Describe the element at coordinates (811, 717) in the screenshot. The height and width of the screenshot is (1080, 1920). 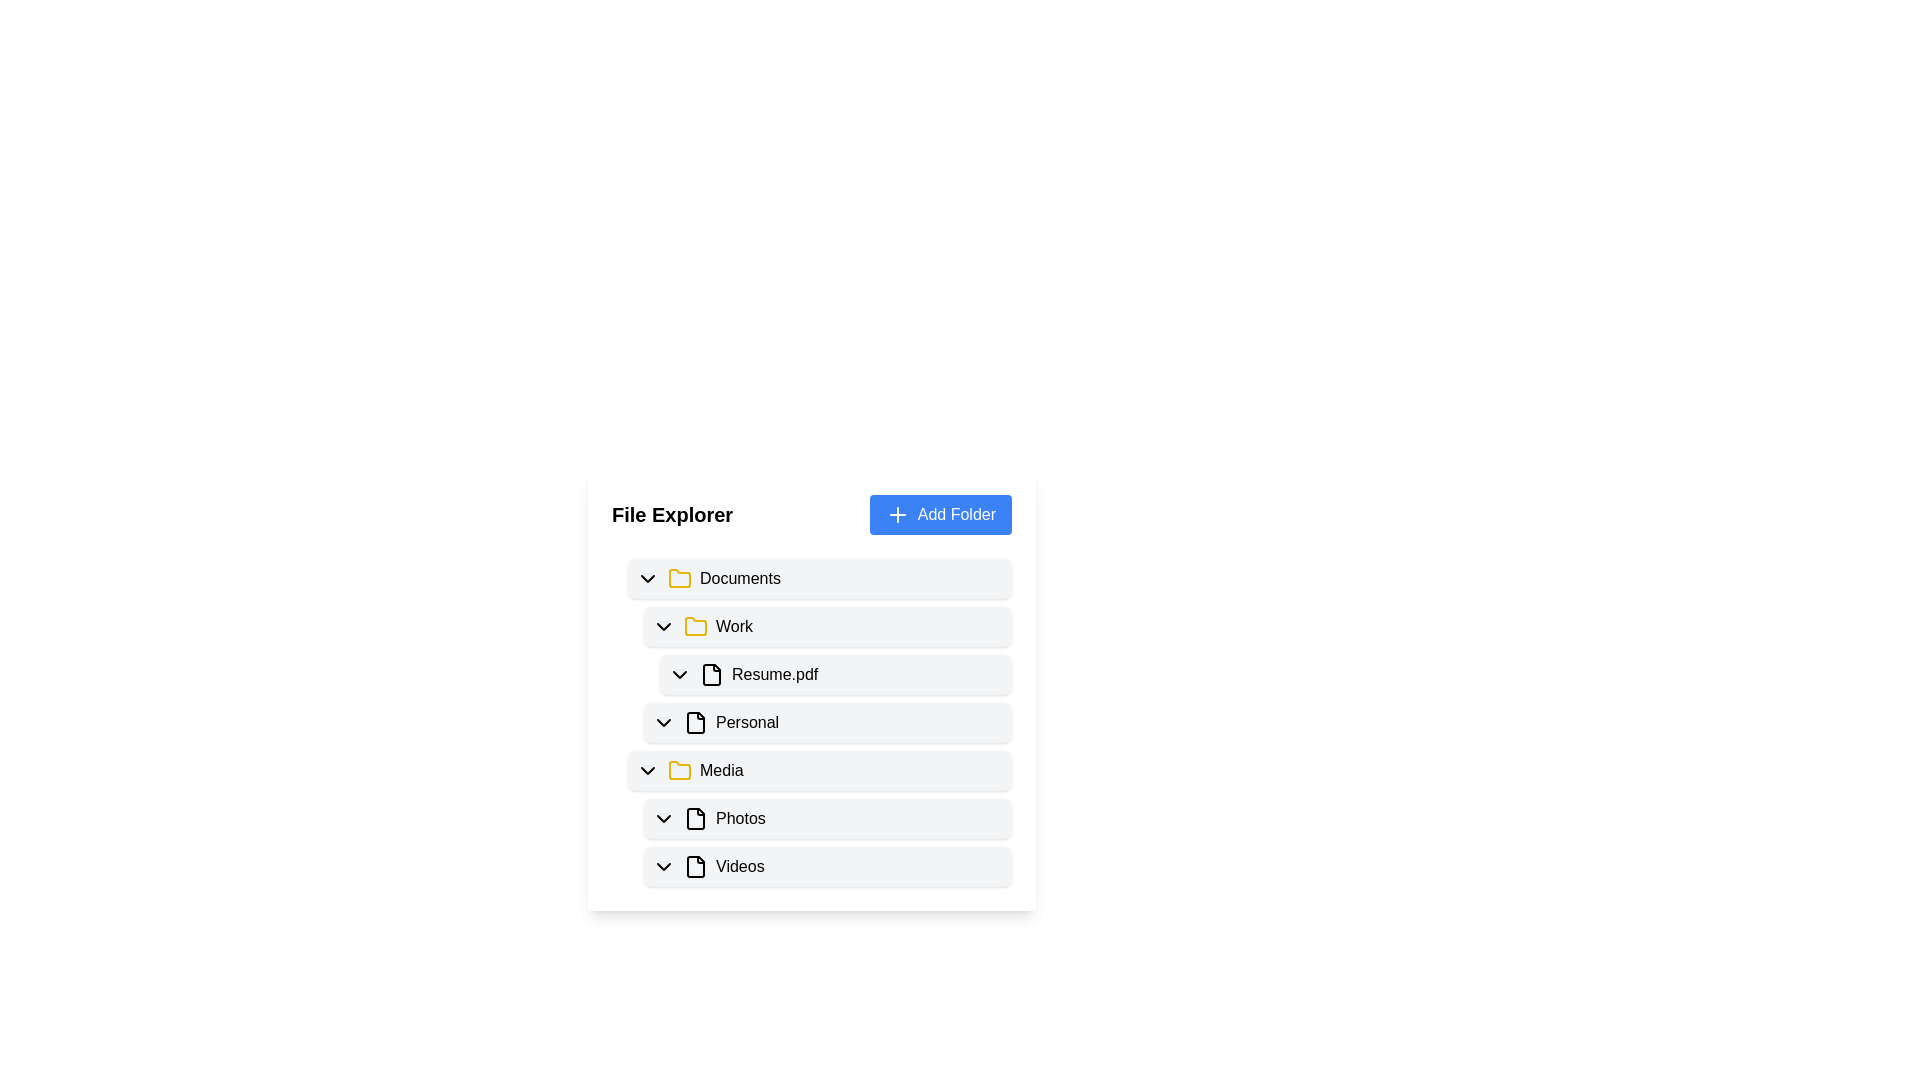
I see `the 'Personal' labeled menu item in the file explorer` at that location.